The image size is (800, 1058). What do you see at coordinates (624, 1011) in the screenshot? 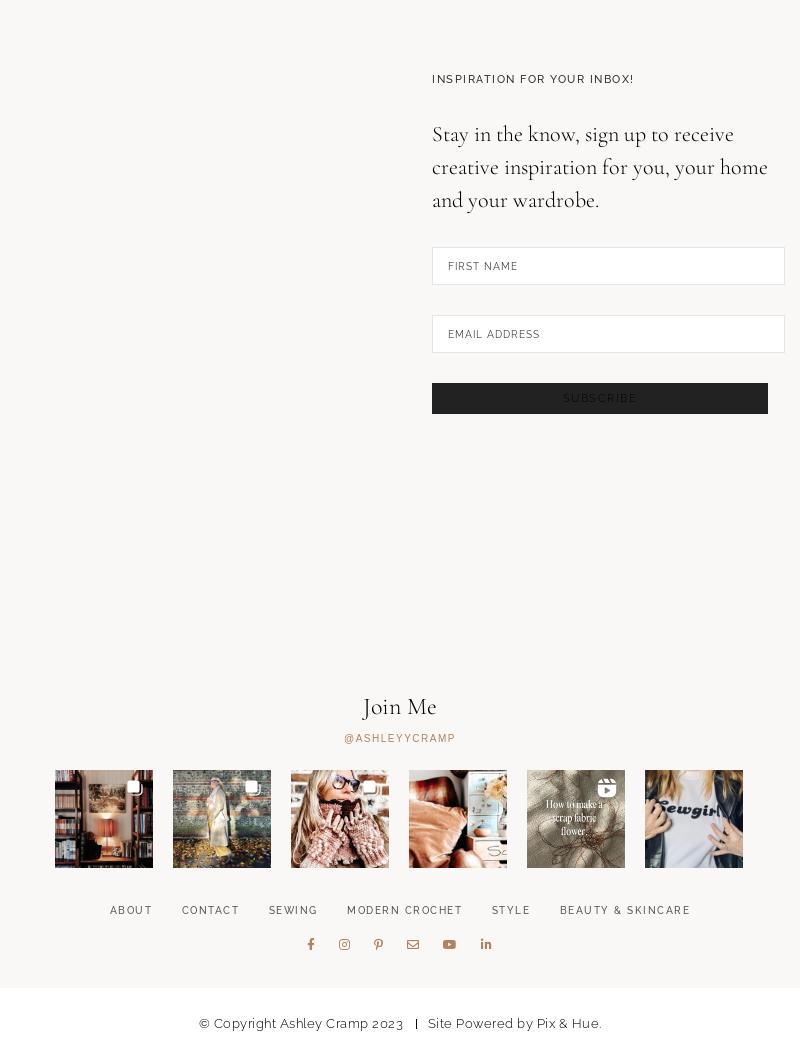
I see `'Beauty & skincare'` at bounding box center [624, 1011].